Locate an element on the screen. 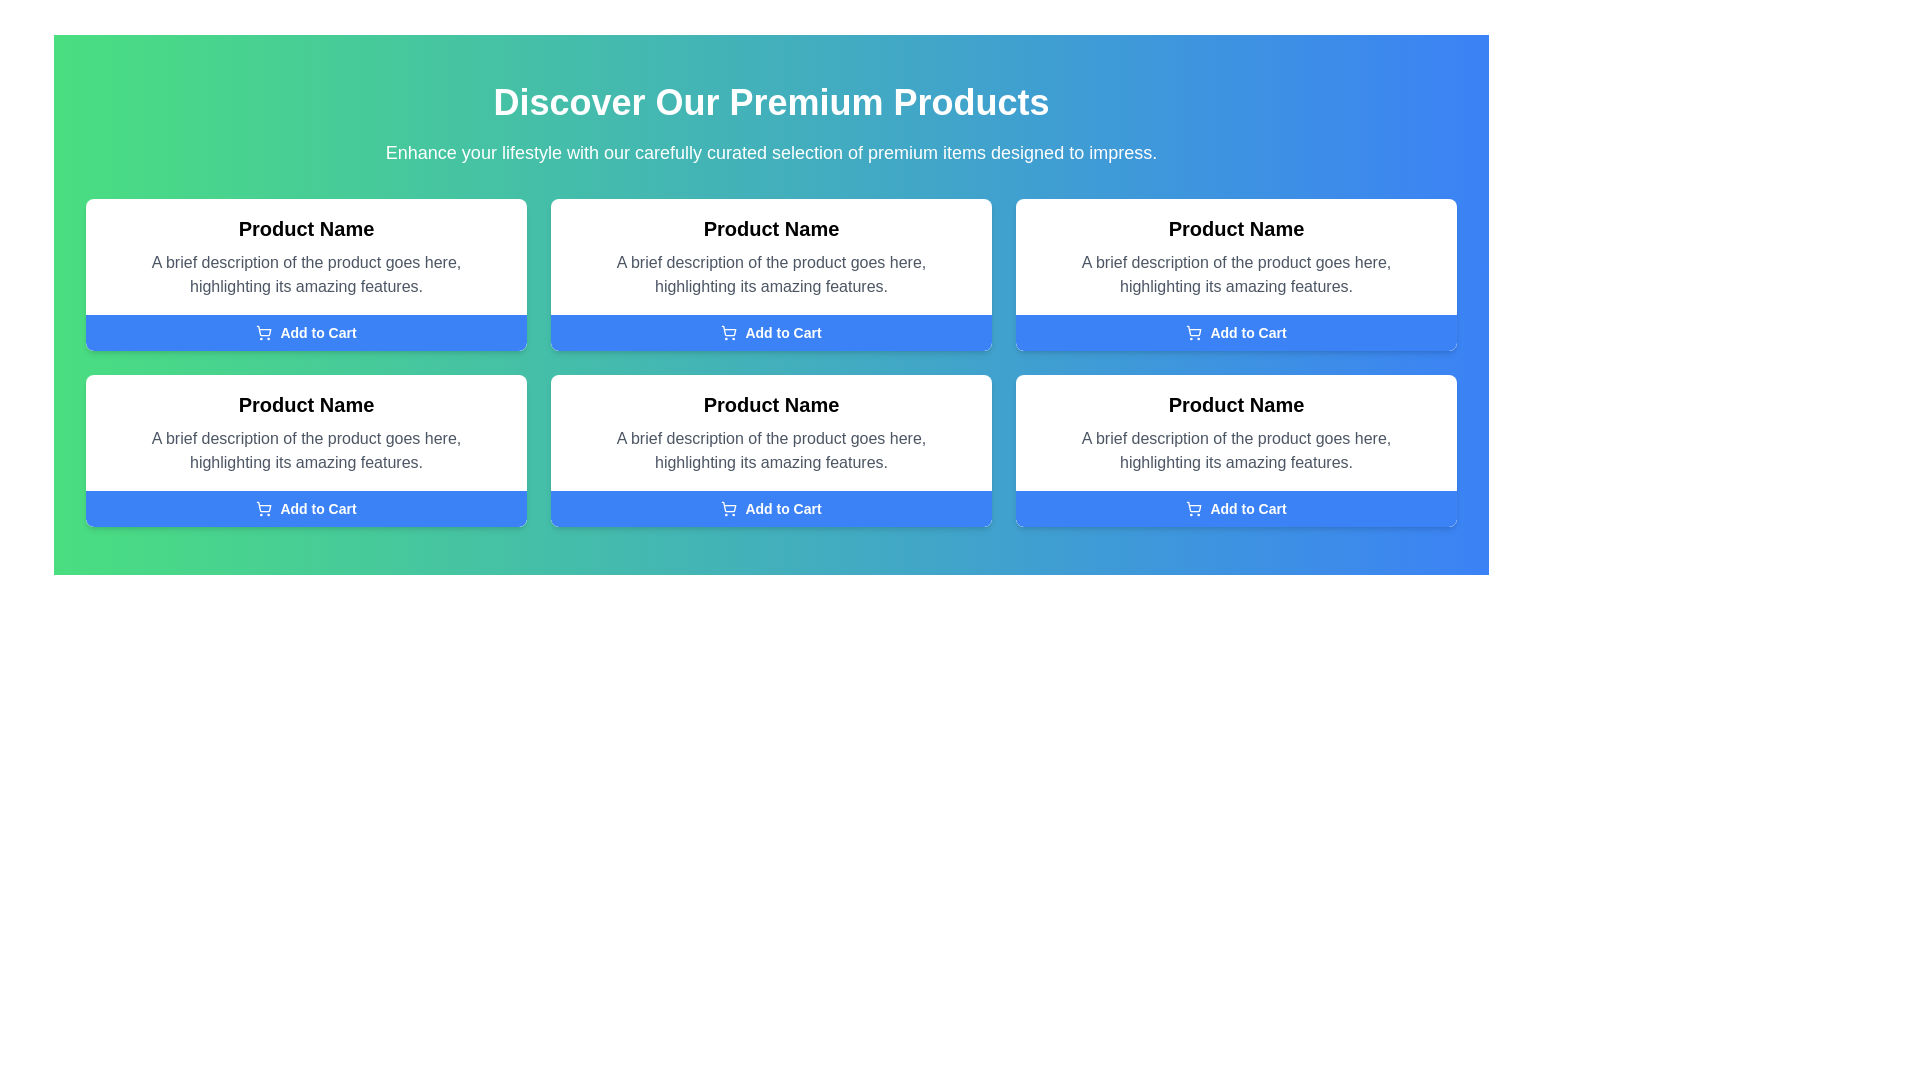 This screenshot has width=1920, height=1080. the informative text section that provides product information, located in the middle row and middle column of a grid of six items is located at coordinates (770, 256).